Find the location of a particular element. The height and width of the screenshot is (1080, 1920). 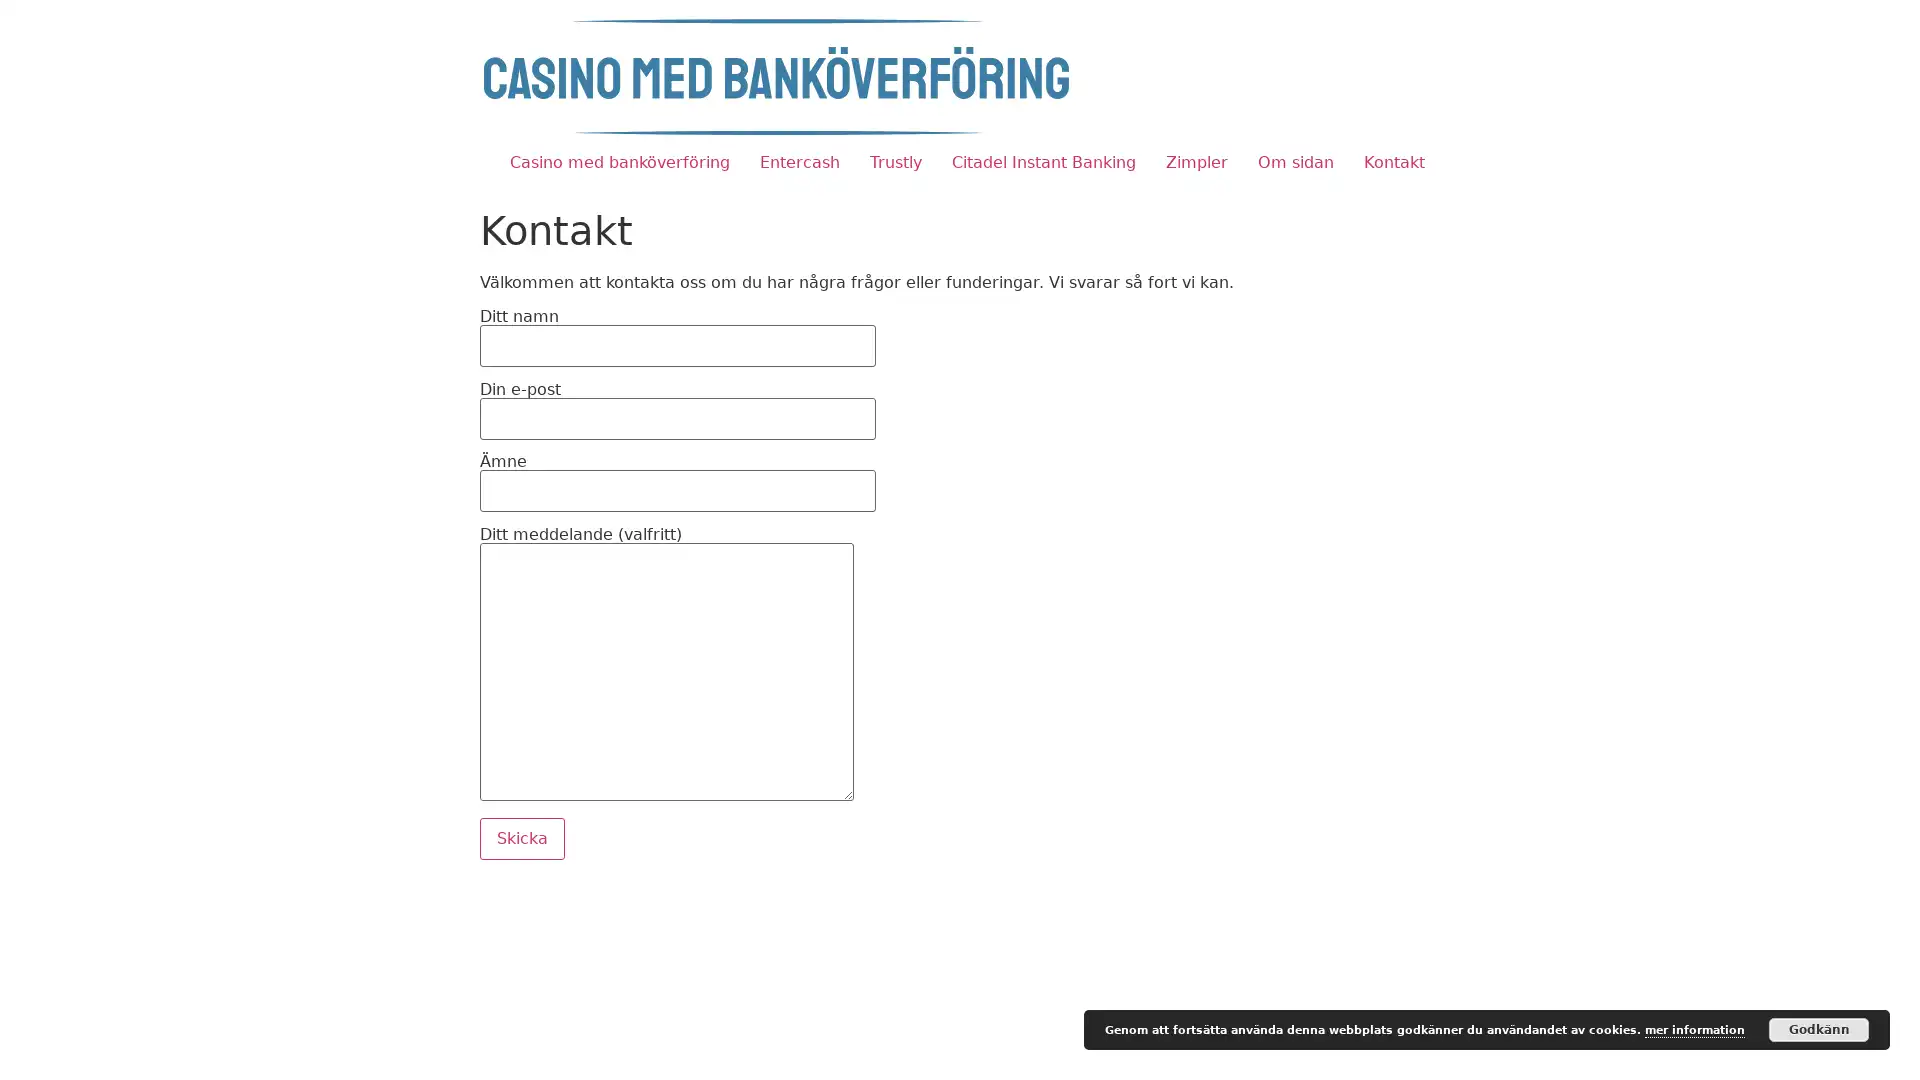

Godkann is located at coordinates (1819, 1029).